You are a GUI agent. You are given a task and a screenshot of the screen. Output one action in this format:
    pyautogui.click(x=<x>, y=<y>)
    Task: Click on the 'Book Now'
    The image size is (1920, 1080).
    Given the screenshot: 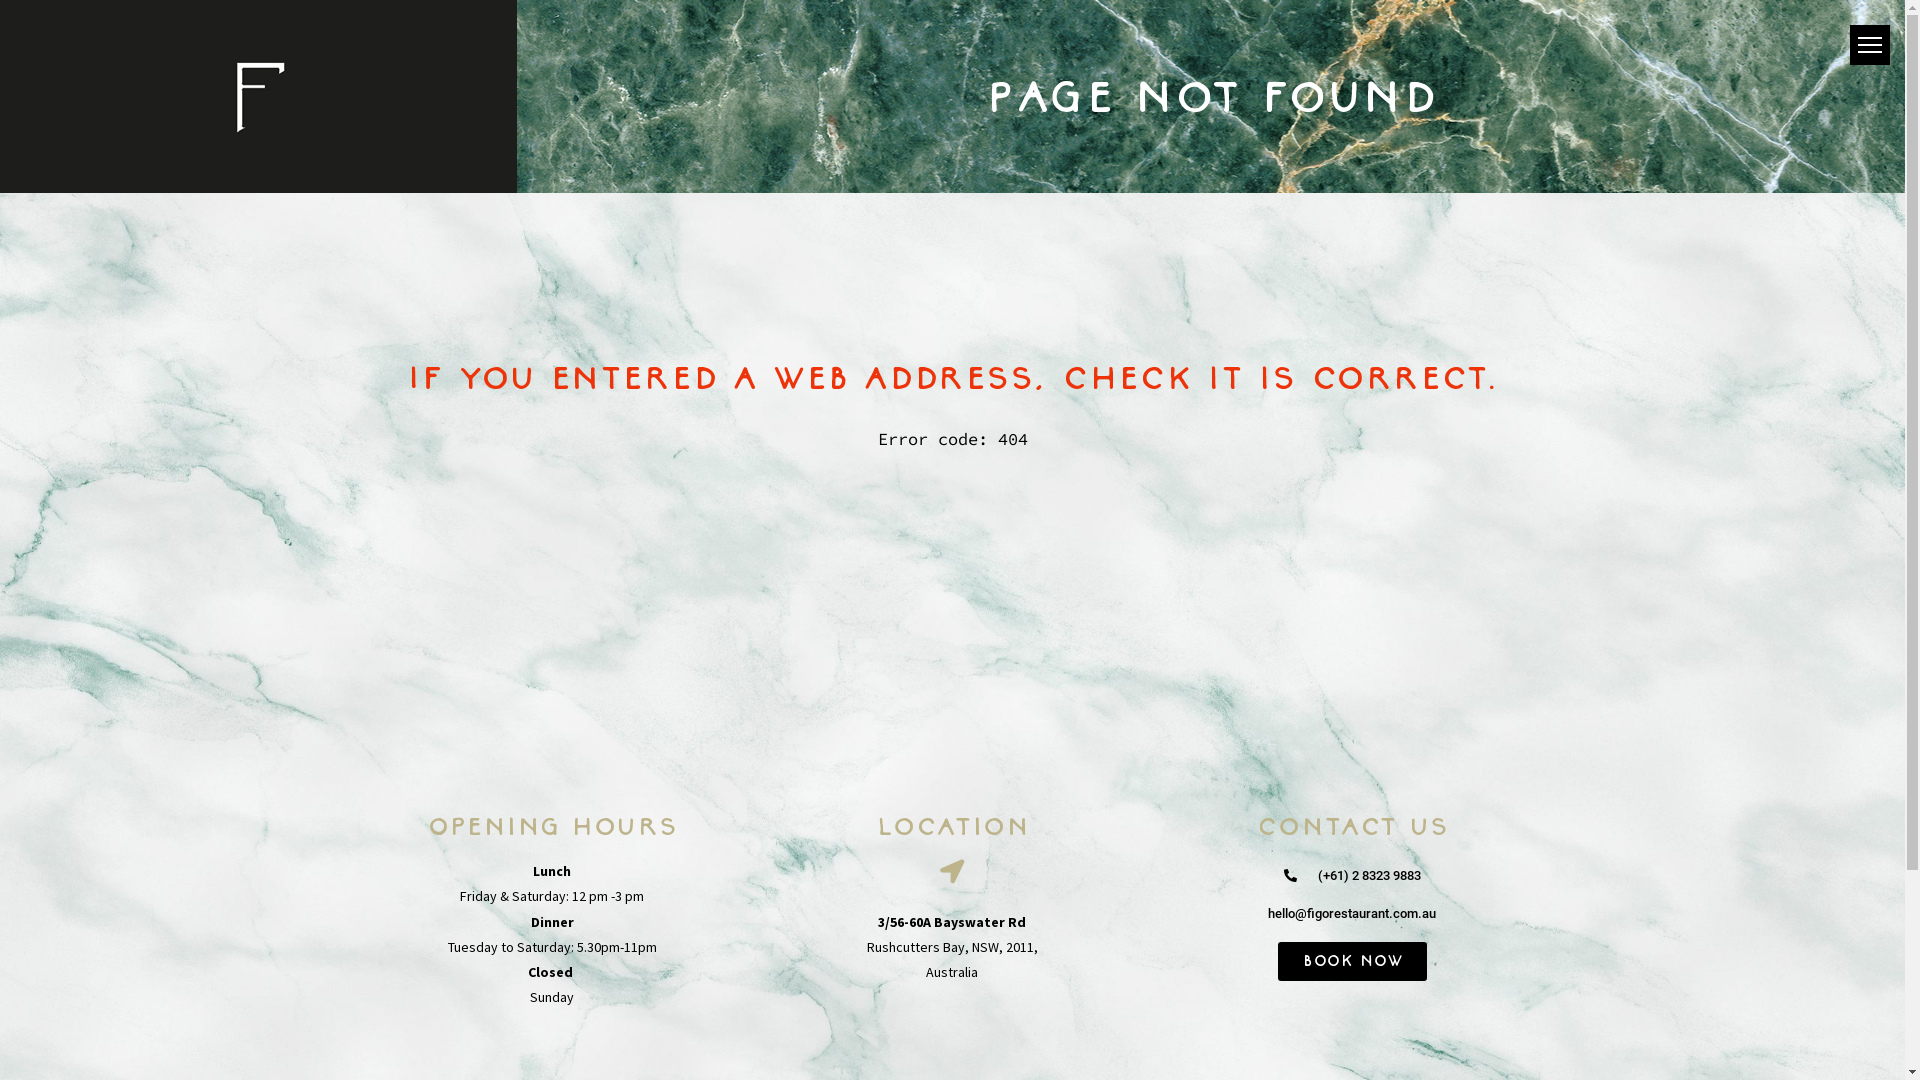 What is the action you would take?
    pyautogui.click(x=1352, y=960)
    